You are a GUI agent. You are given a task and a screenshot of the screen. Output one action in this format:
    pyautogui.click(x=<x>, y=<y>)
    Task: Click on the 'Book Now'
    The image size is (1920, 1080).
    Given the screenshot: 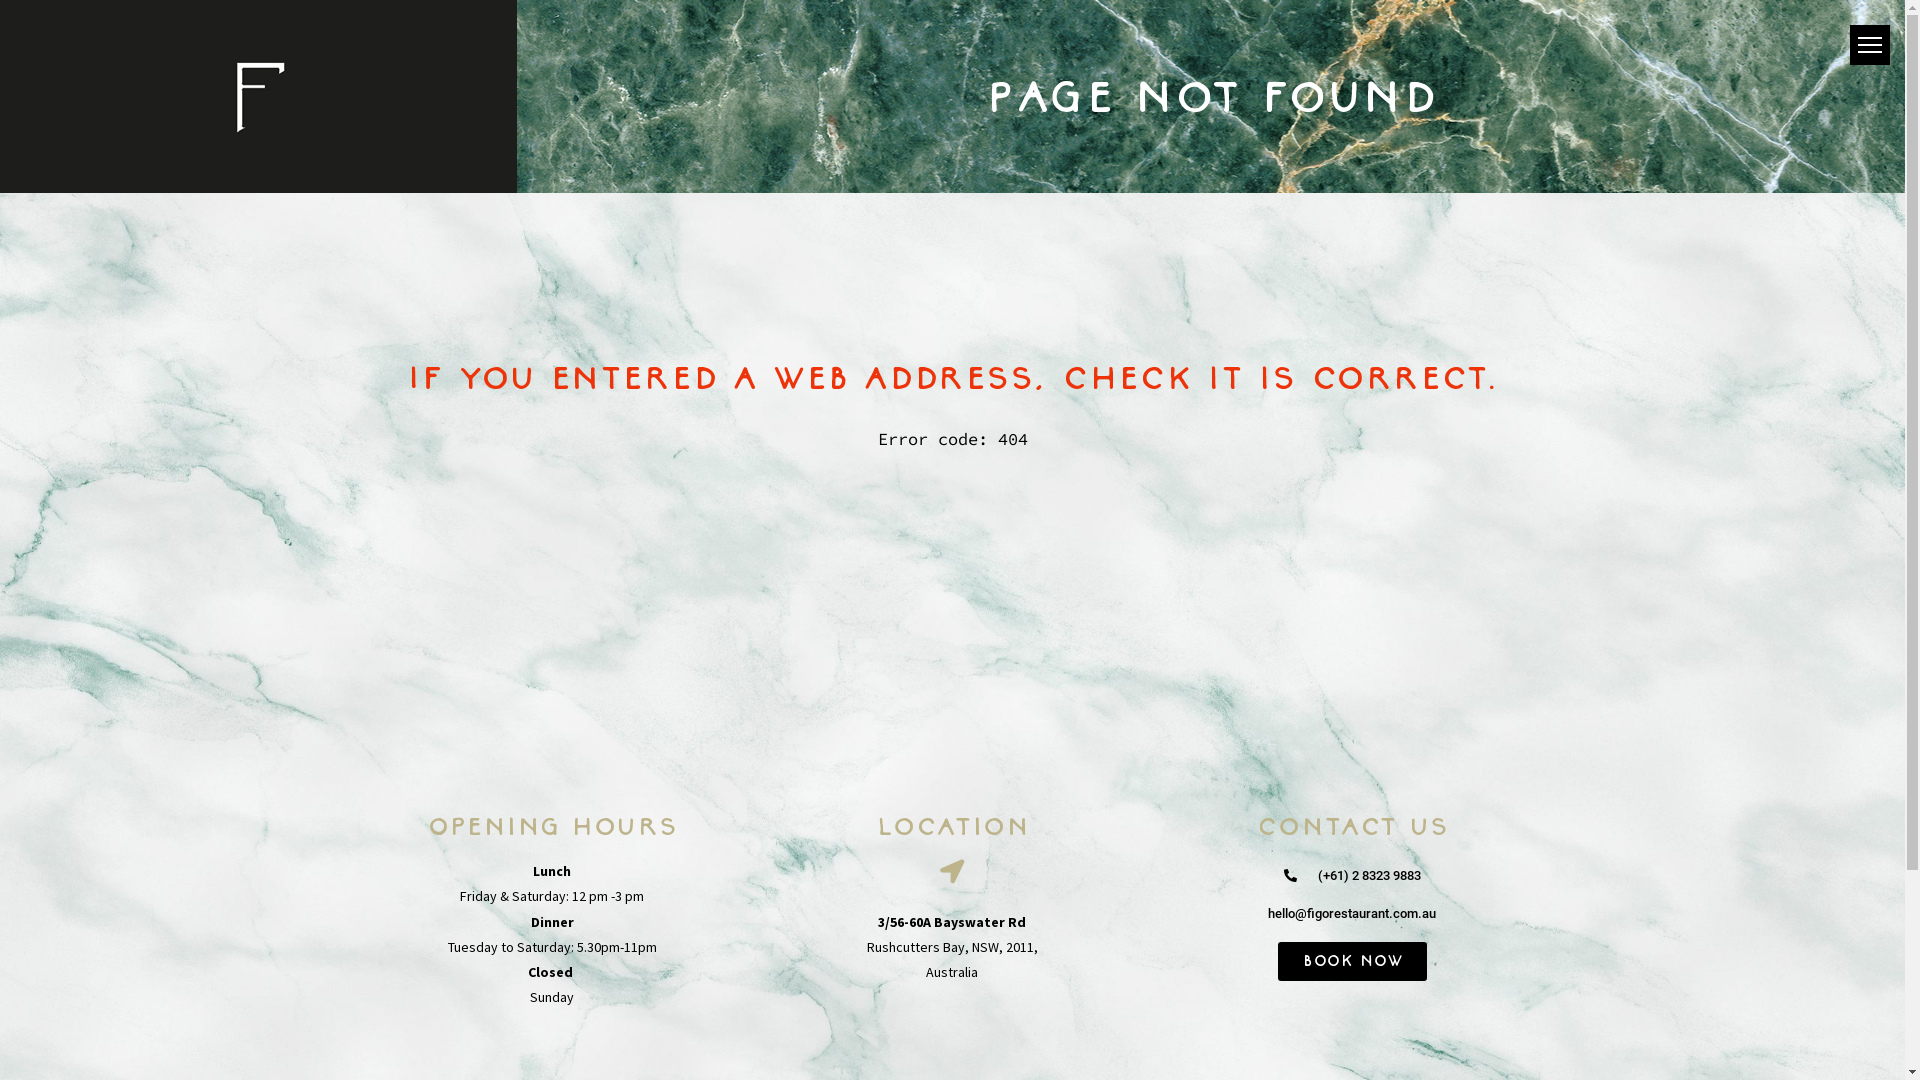 What is the action you would take?
    pyautogui.click(x=1352, y=960)
    